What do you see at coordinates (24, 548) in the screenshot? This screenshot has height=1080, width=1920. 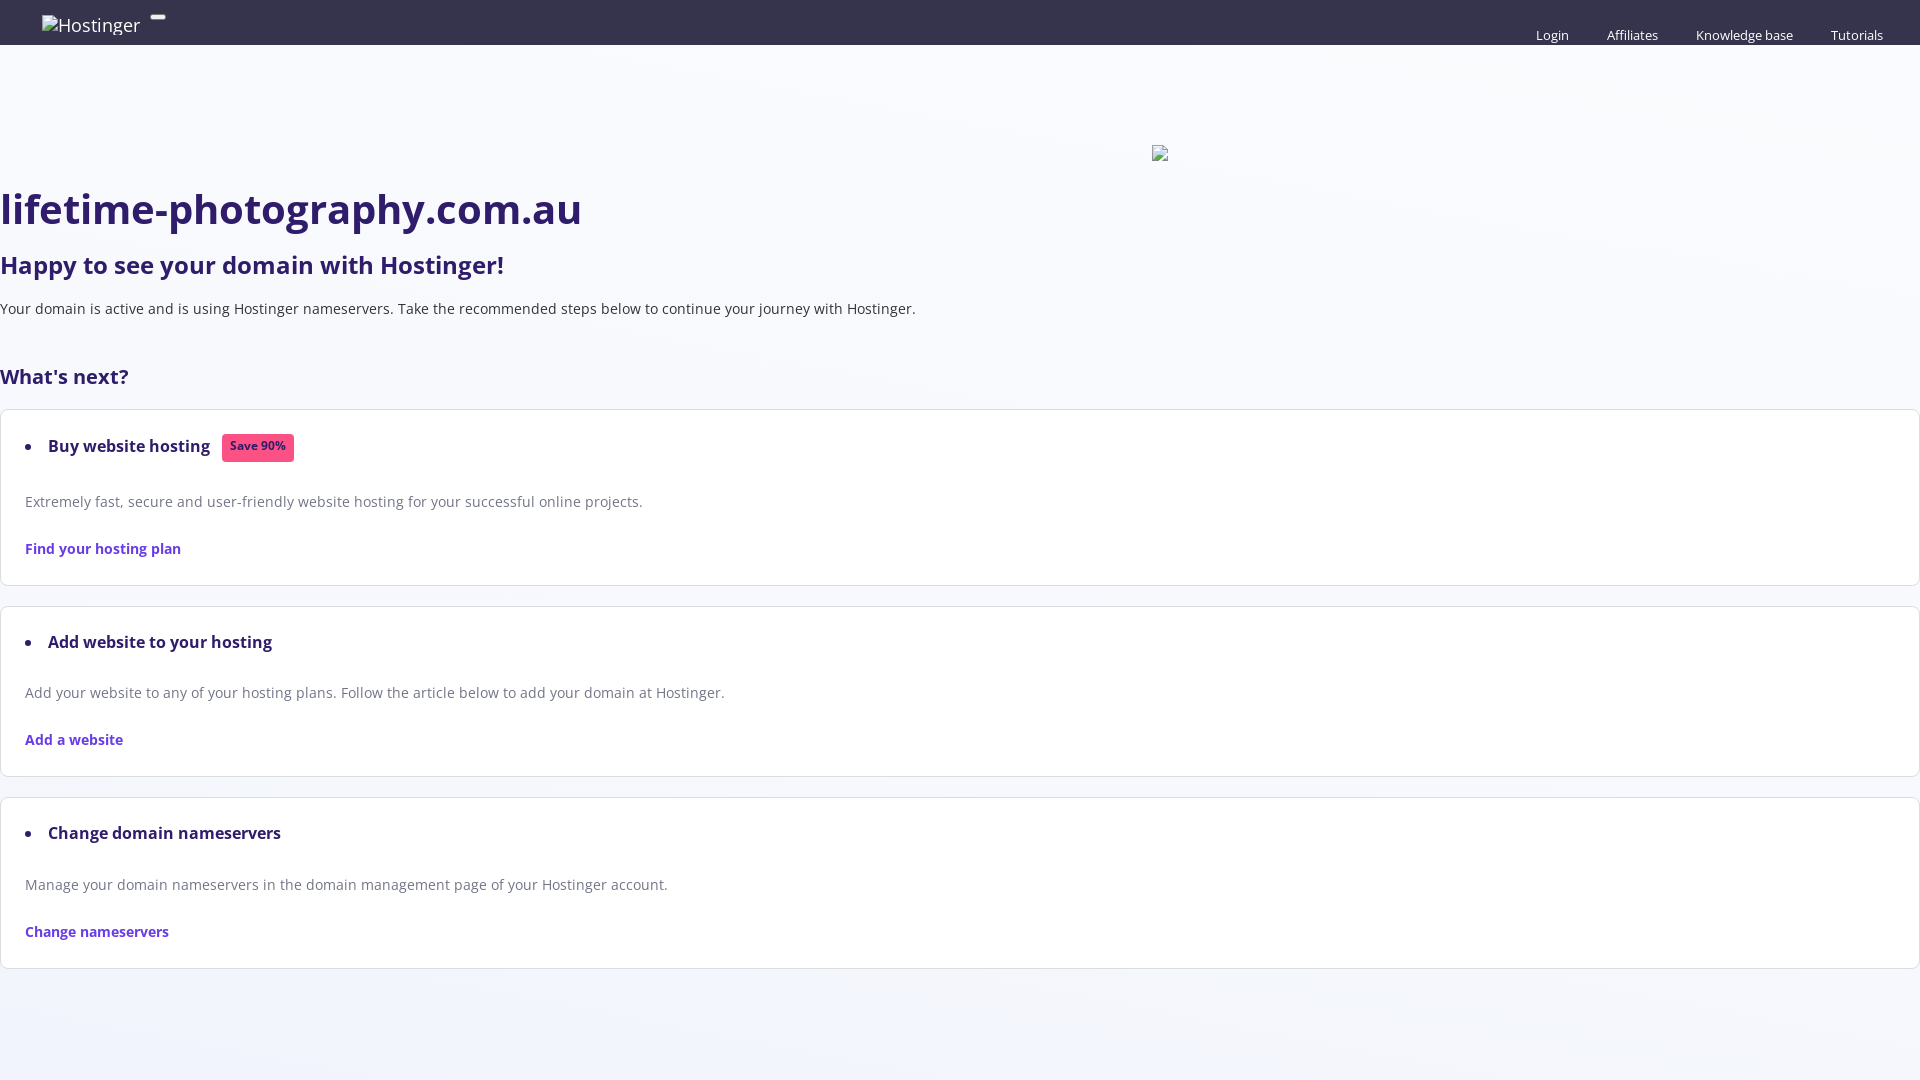 I see `'Find your hosting plan'` at bounding box center [24, 548].